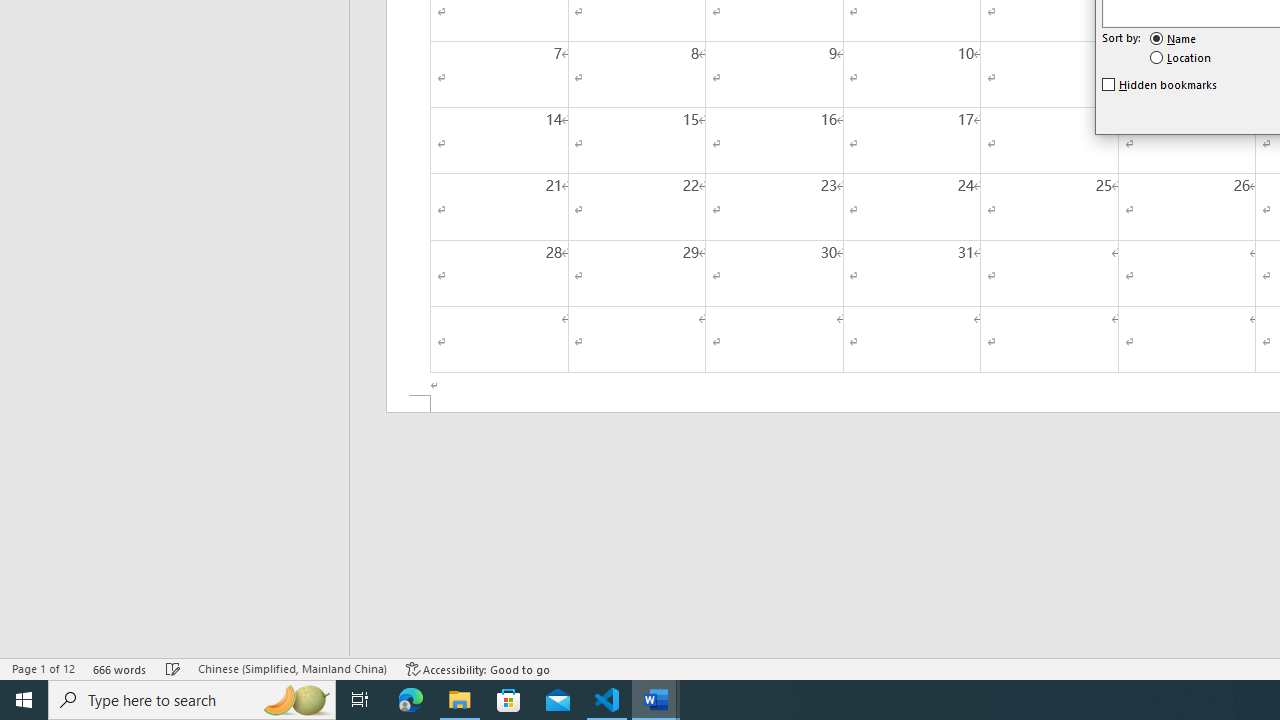 The image size is (1280, 720). I want to click on 'Microsoft Edge', so click(410, 698).